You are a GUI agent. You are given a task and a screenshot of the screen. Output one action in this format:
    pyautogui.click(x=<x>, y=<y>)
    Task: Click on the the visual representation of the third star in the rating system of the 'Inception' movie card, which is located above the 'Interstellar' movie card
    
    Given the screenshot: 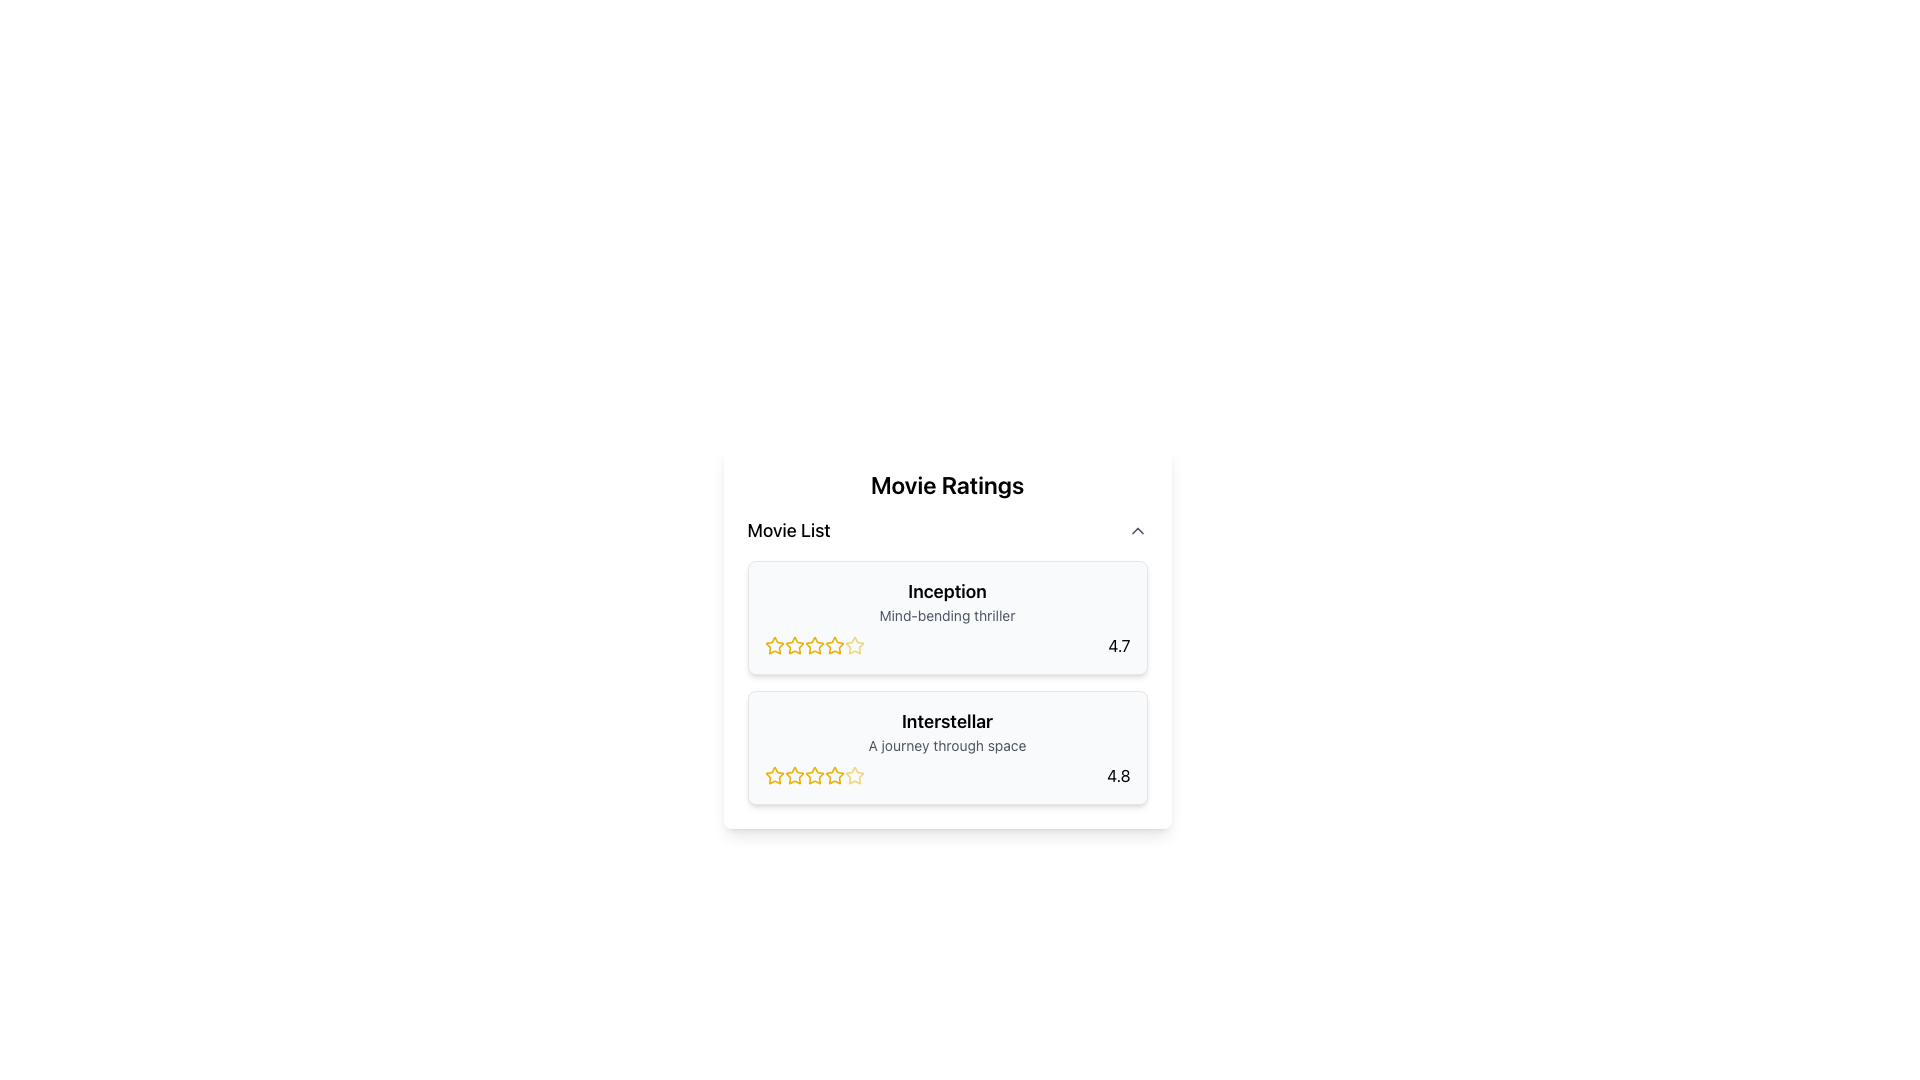 What is the action you would take?
    pyautogui.click(x=814, y=645)
    